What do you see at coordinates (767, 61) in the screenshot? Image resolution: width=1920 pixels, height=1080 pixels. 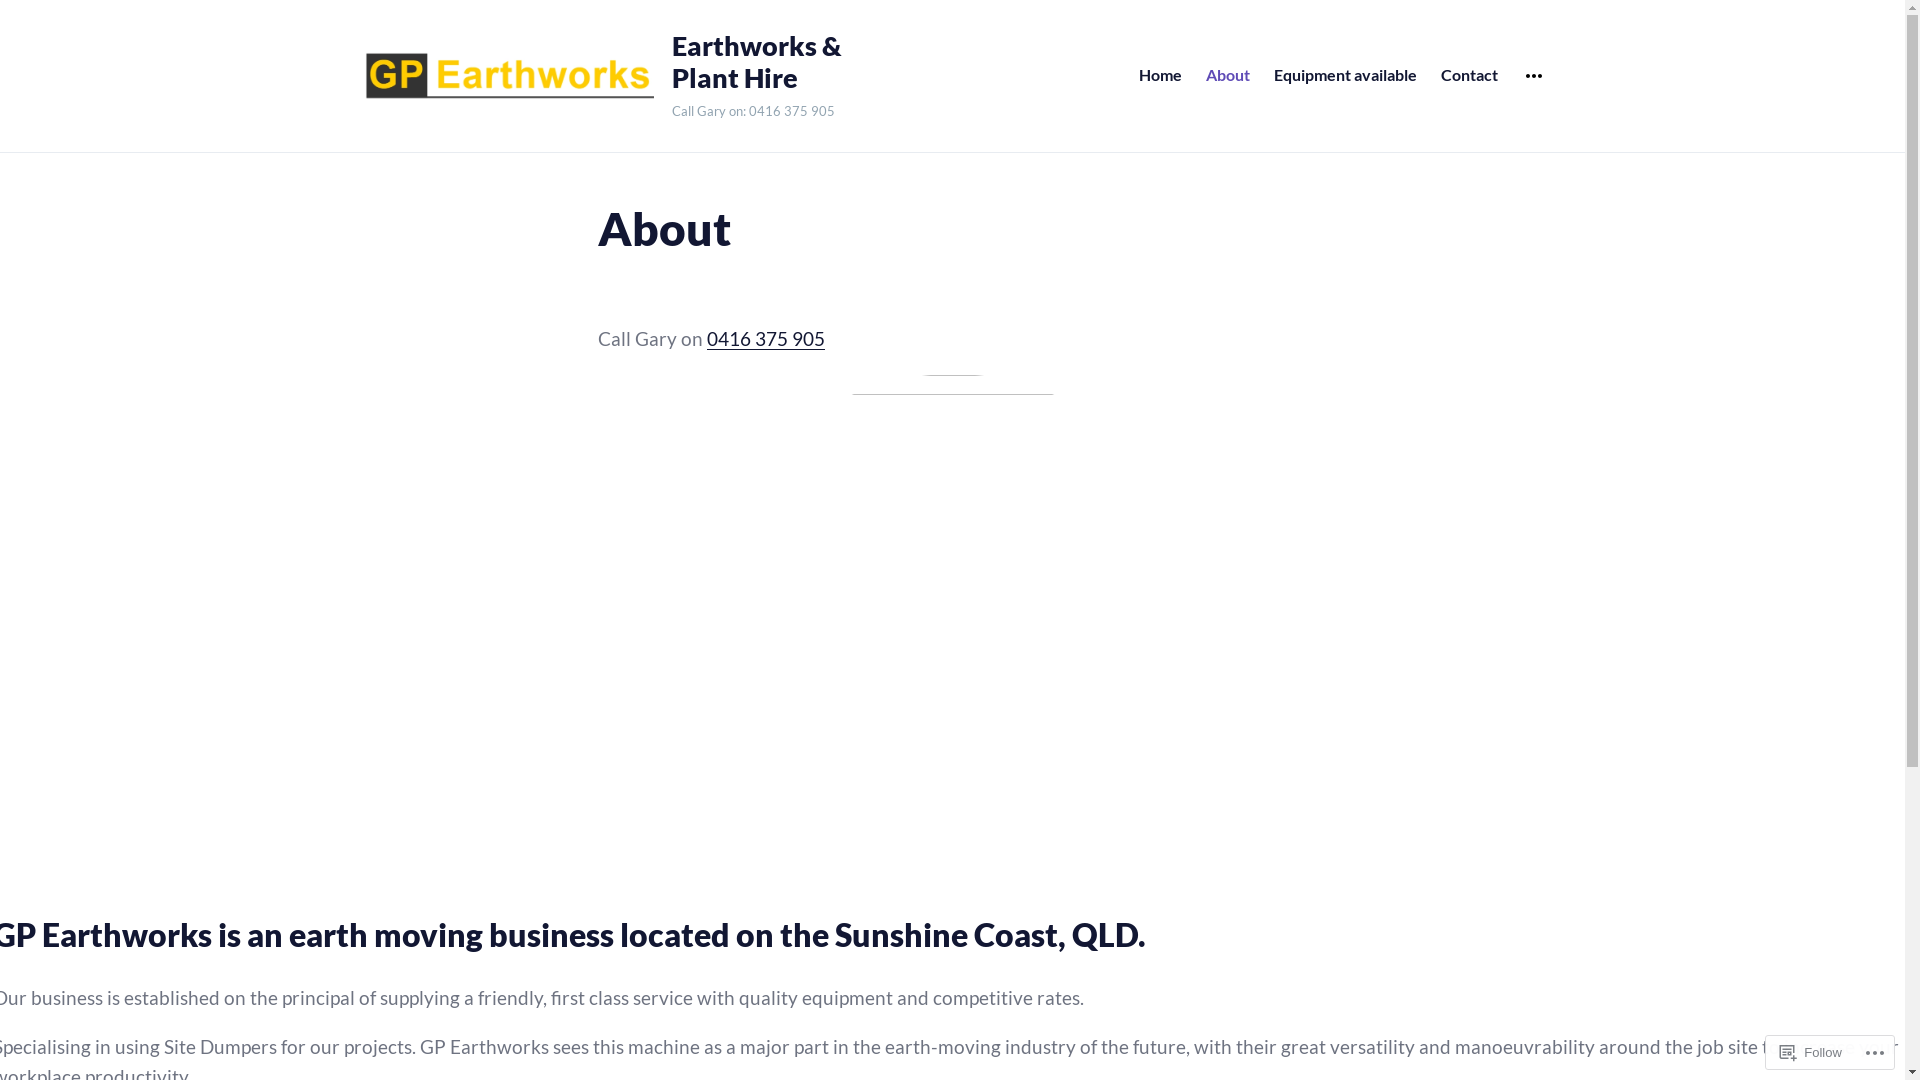 I see `'Earthworks & Plant Hire'` at bounding box center [767, 61].